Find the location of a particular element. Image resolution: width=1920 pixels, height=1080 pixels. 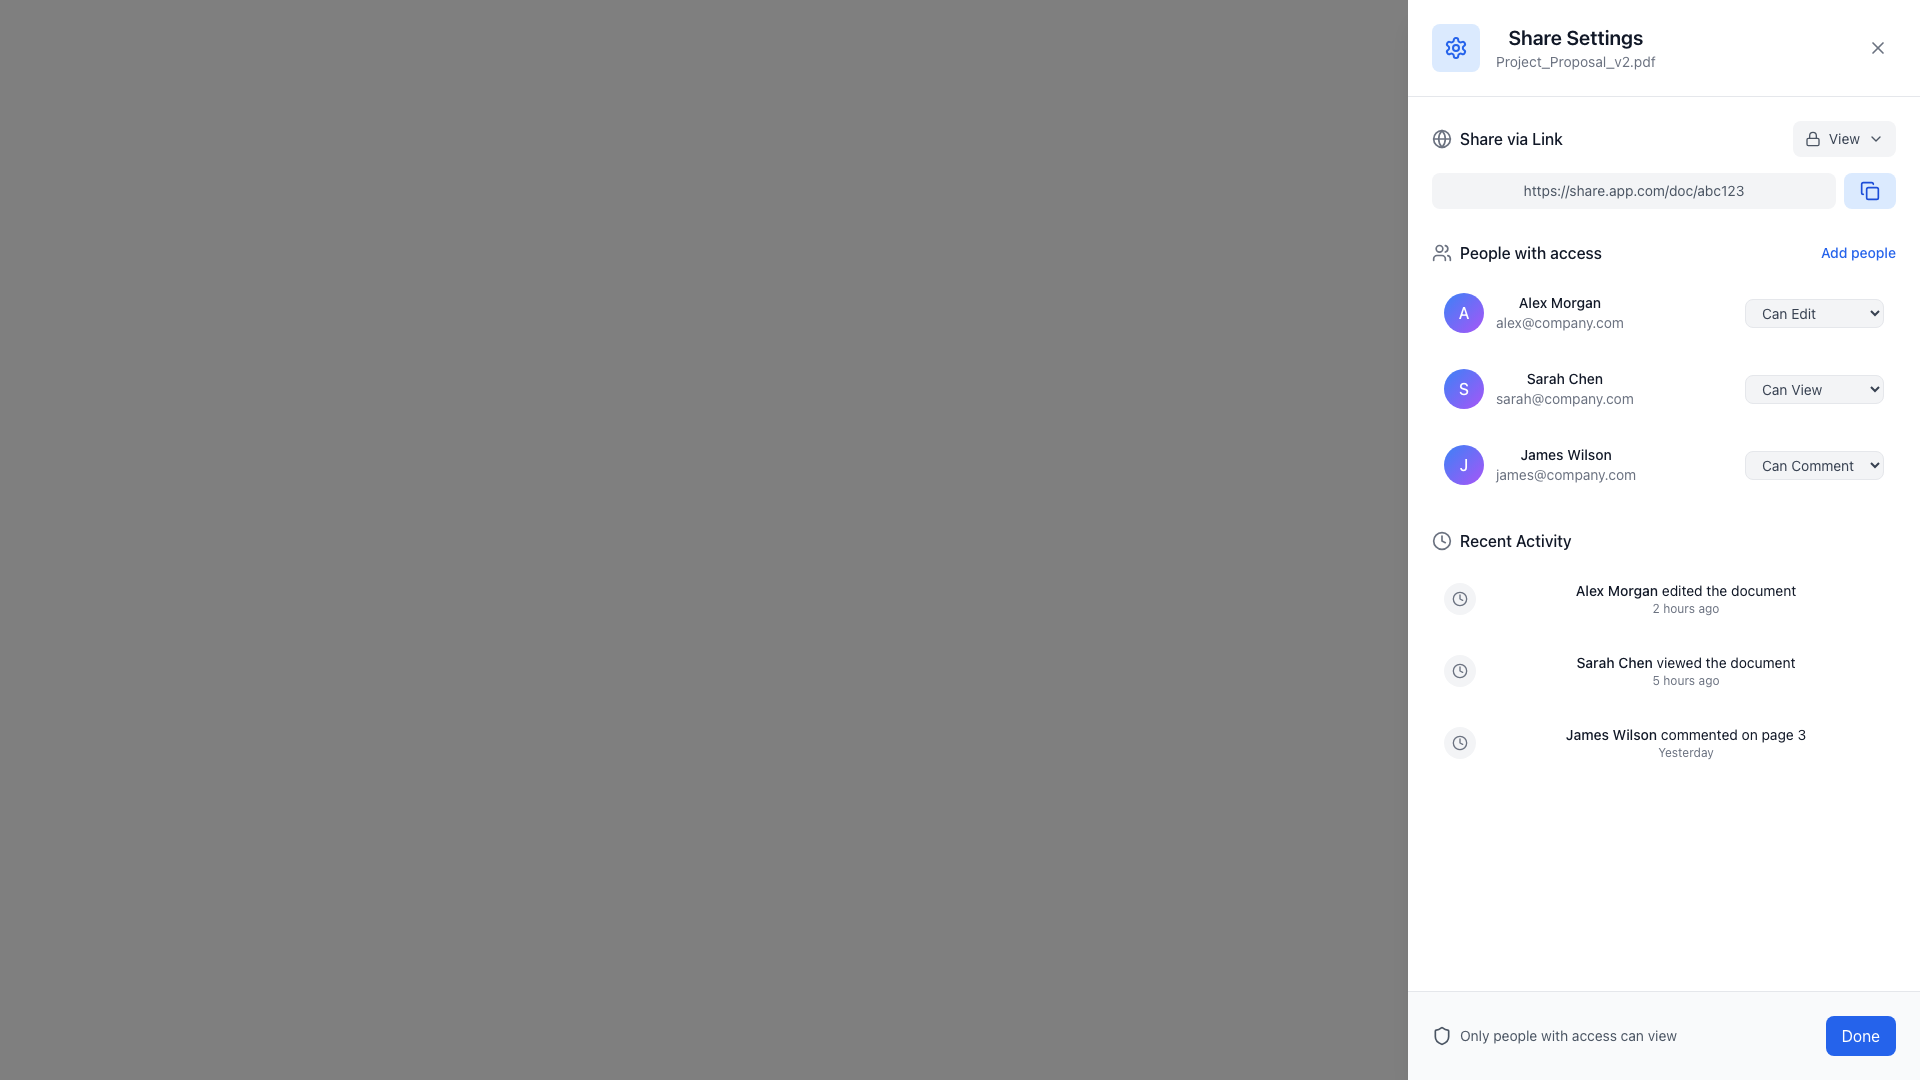

the highlighted list item containing the name 'Sarah Chen', which is the second item in the 'People with access' section is located at coordinates (1664, 389).